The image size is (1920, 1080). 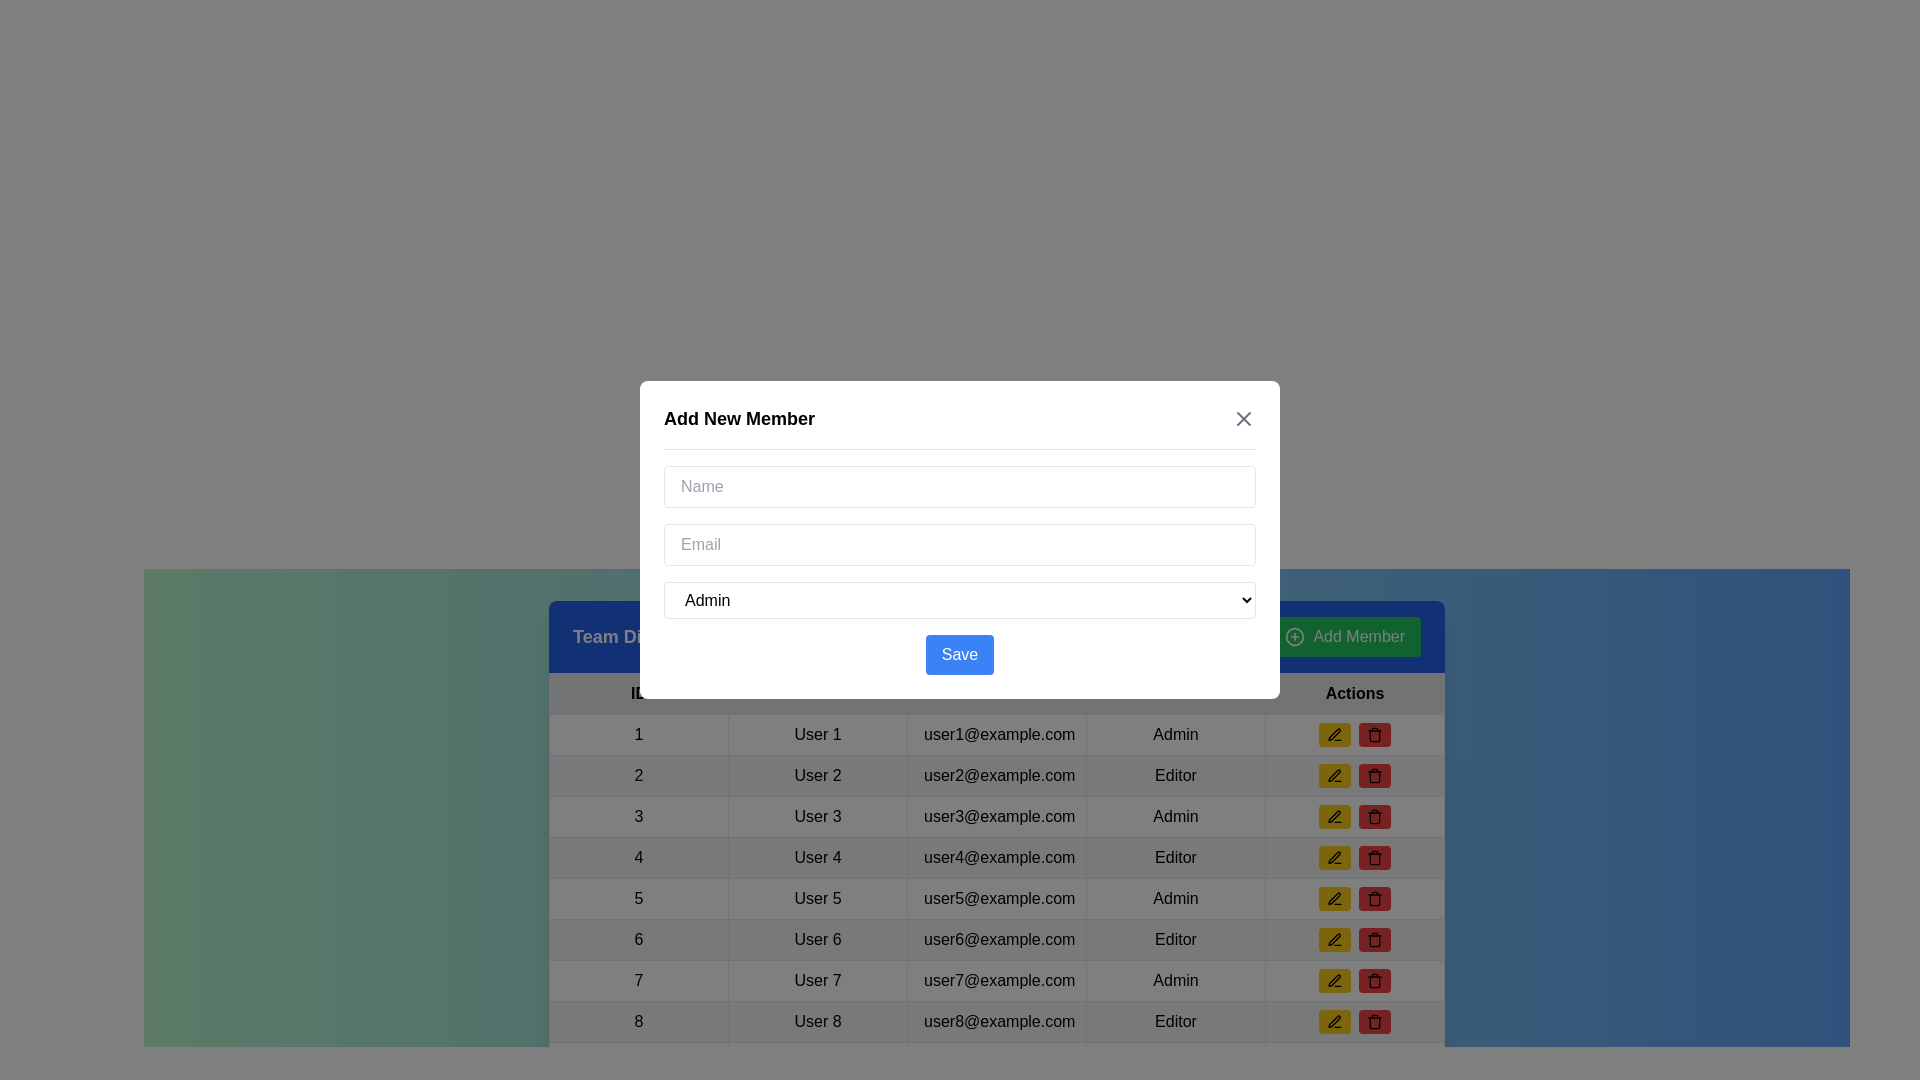 What do you see at coordinates (997, 735) in the screenshot?
I see `the non-interactive text label displaying the email address located in the third column of the first data row of the table` at bounding box center [997, 735].